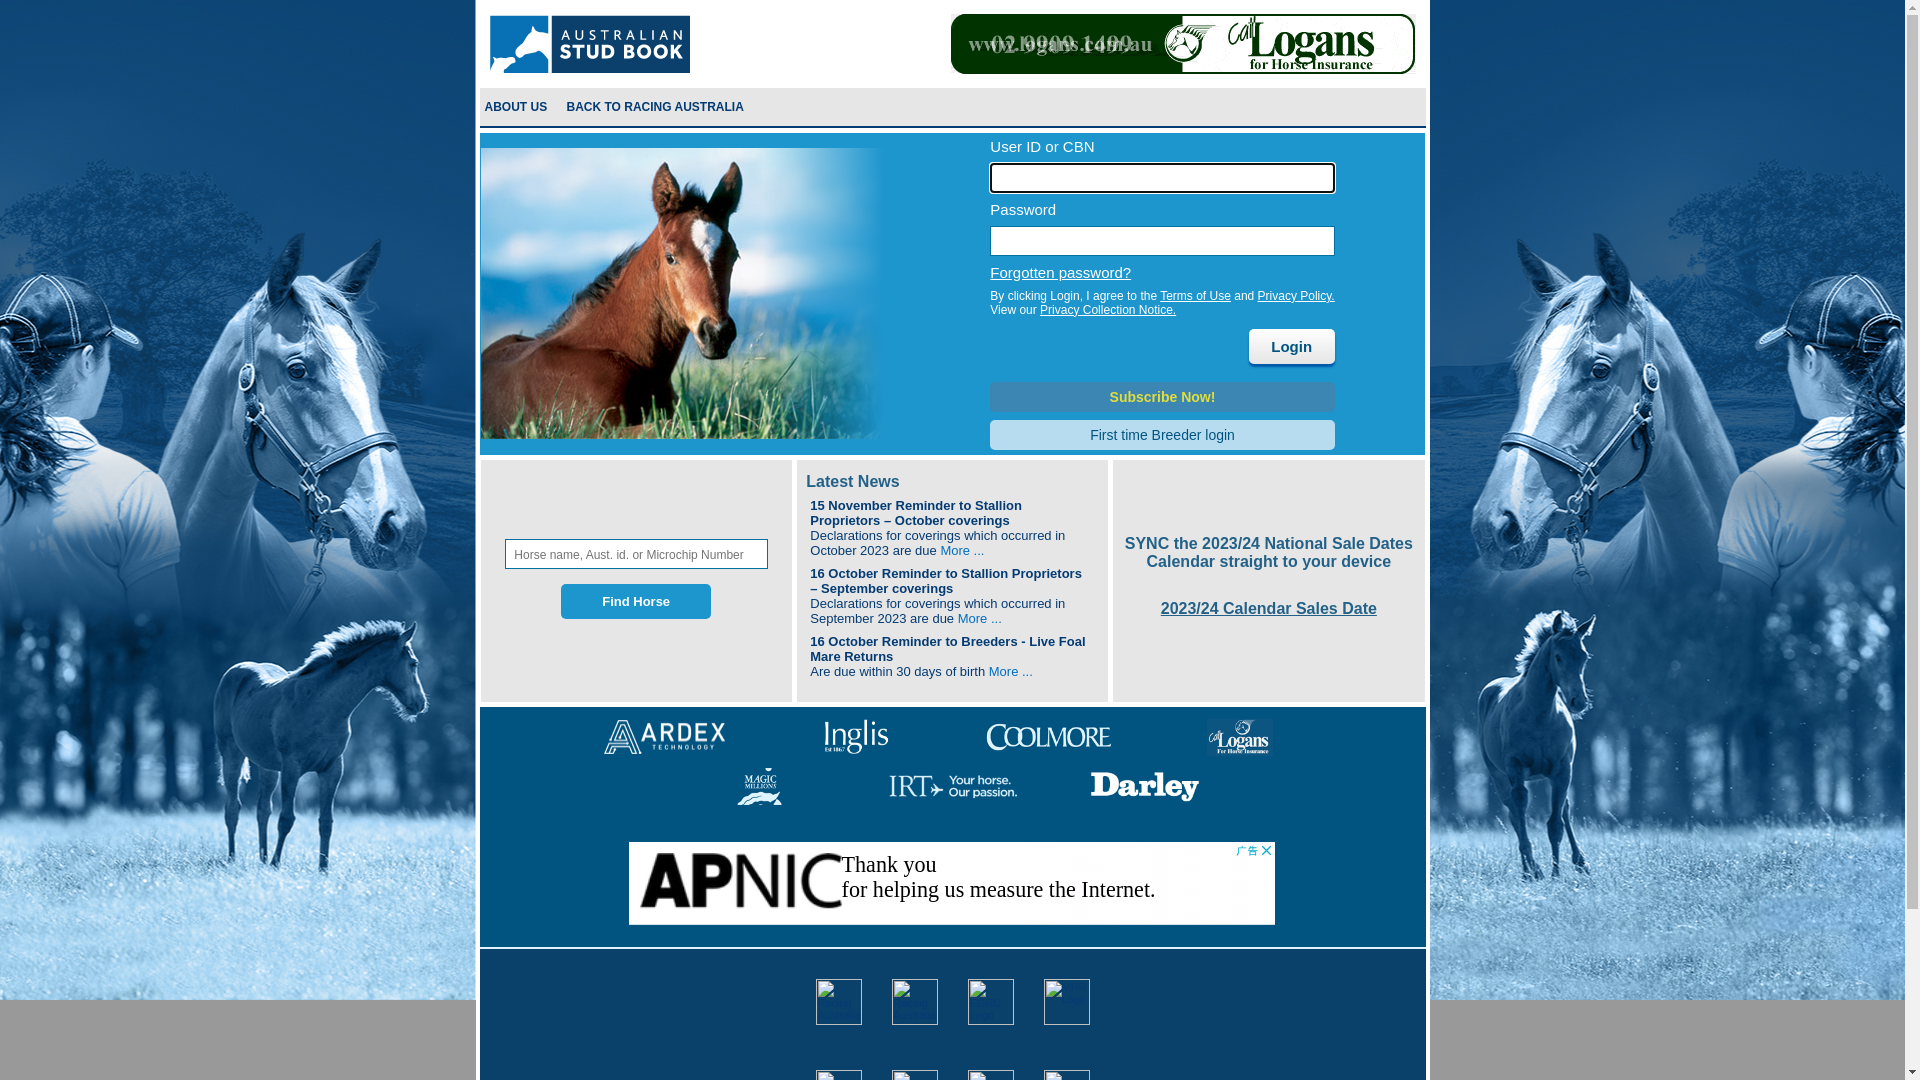  I want to click on 'Subscribe Now!', so click(1161, 397).